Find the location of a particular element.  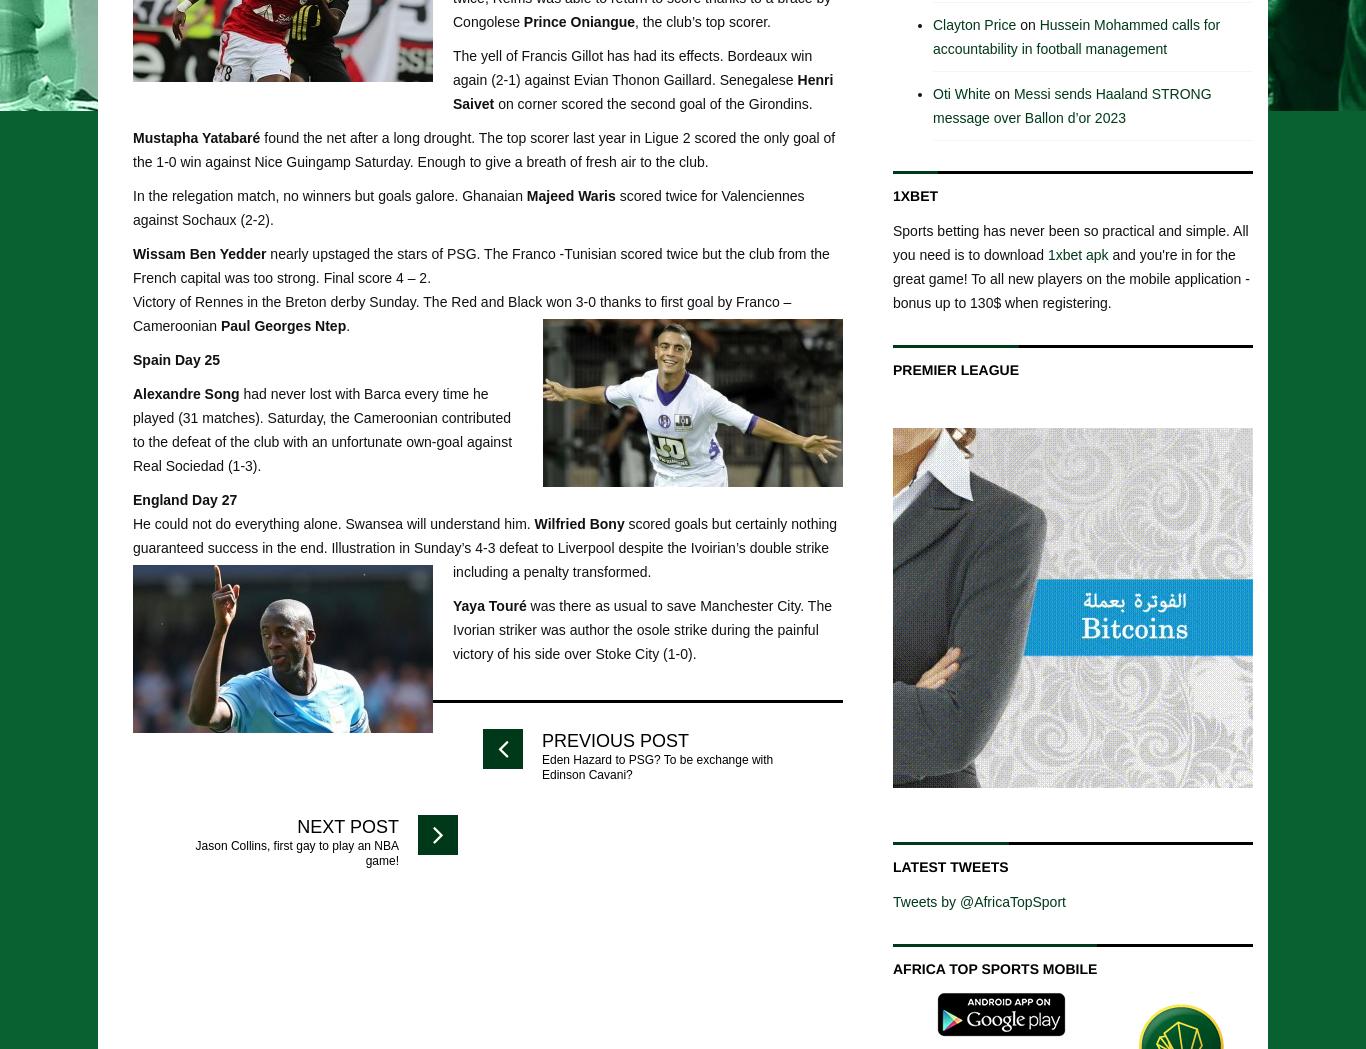

'on corner scored the second goal of the Girondins.' is located at coordinates (493, 102).